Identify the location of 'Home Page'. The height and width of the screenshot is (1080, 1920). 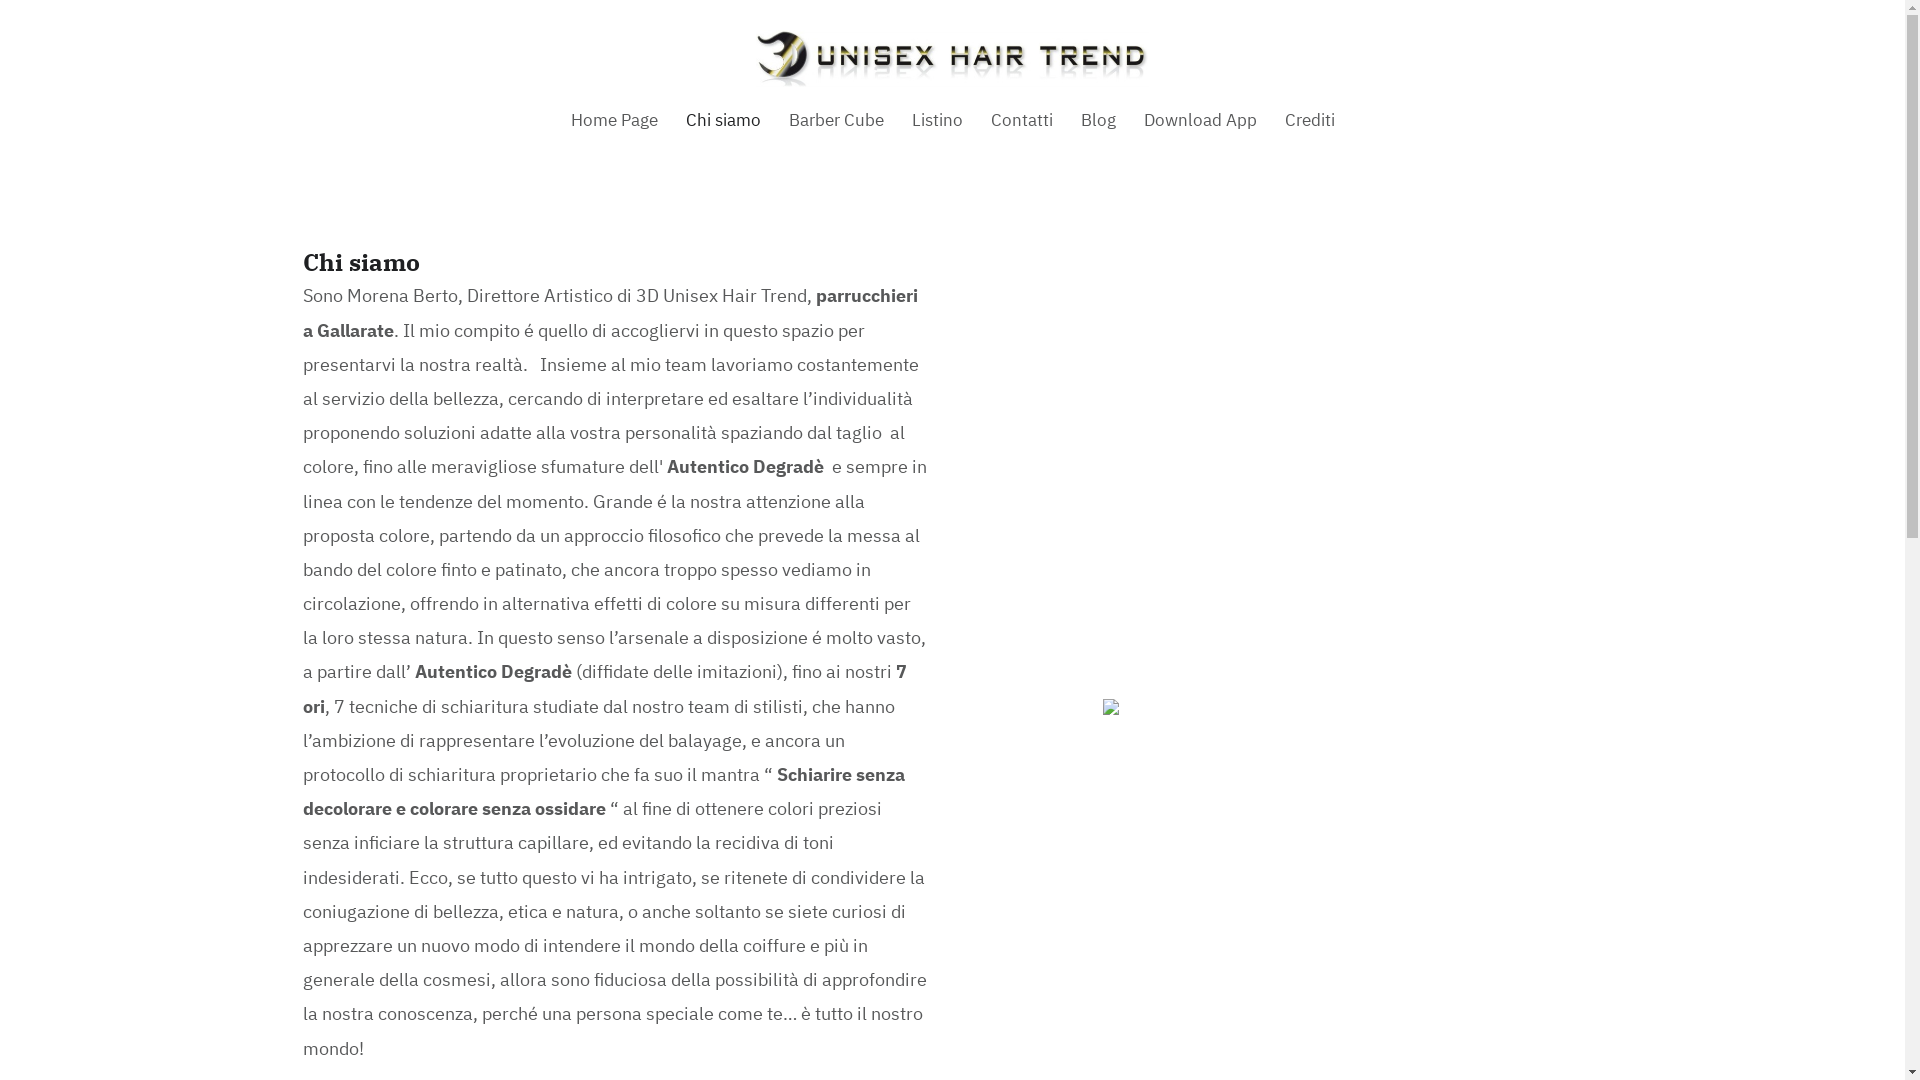
(612, 120).